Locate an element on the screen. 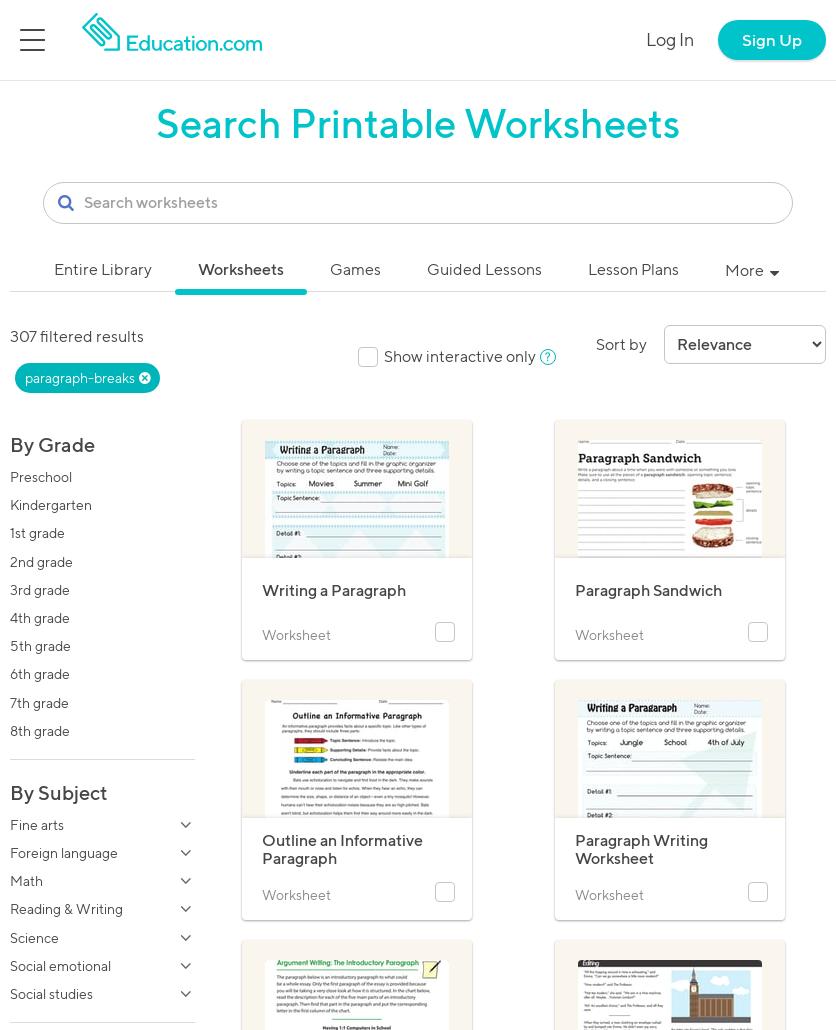  'Show interactive only' is located at coordinates (459, 355).